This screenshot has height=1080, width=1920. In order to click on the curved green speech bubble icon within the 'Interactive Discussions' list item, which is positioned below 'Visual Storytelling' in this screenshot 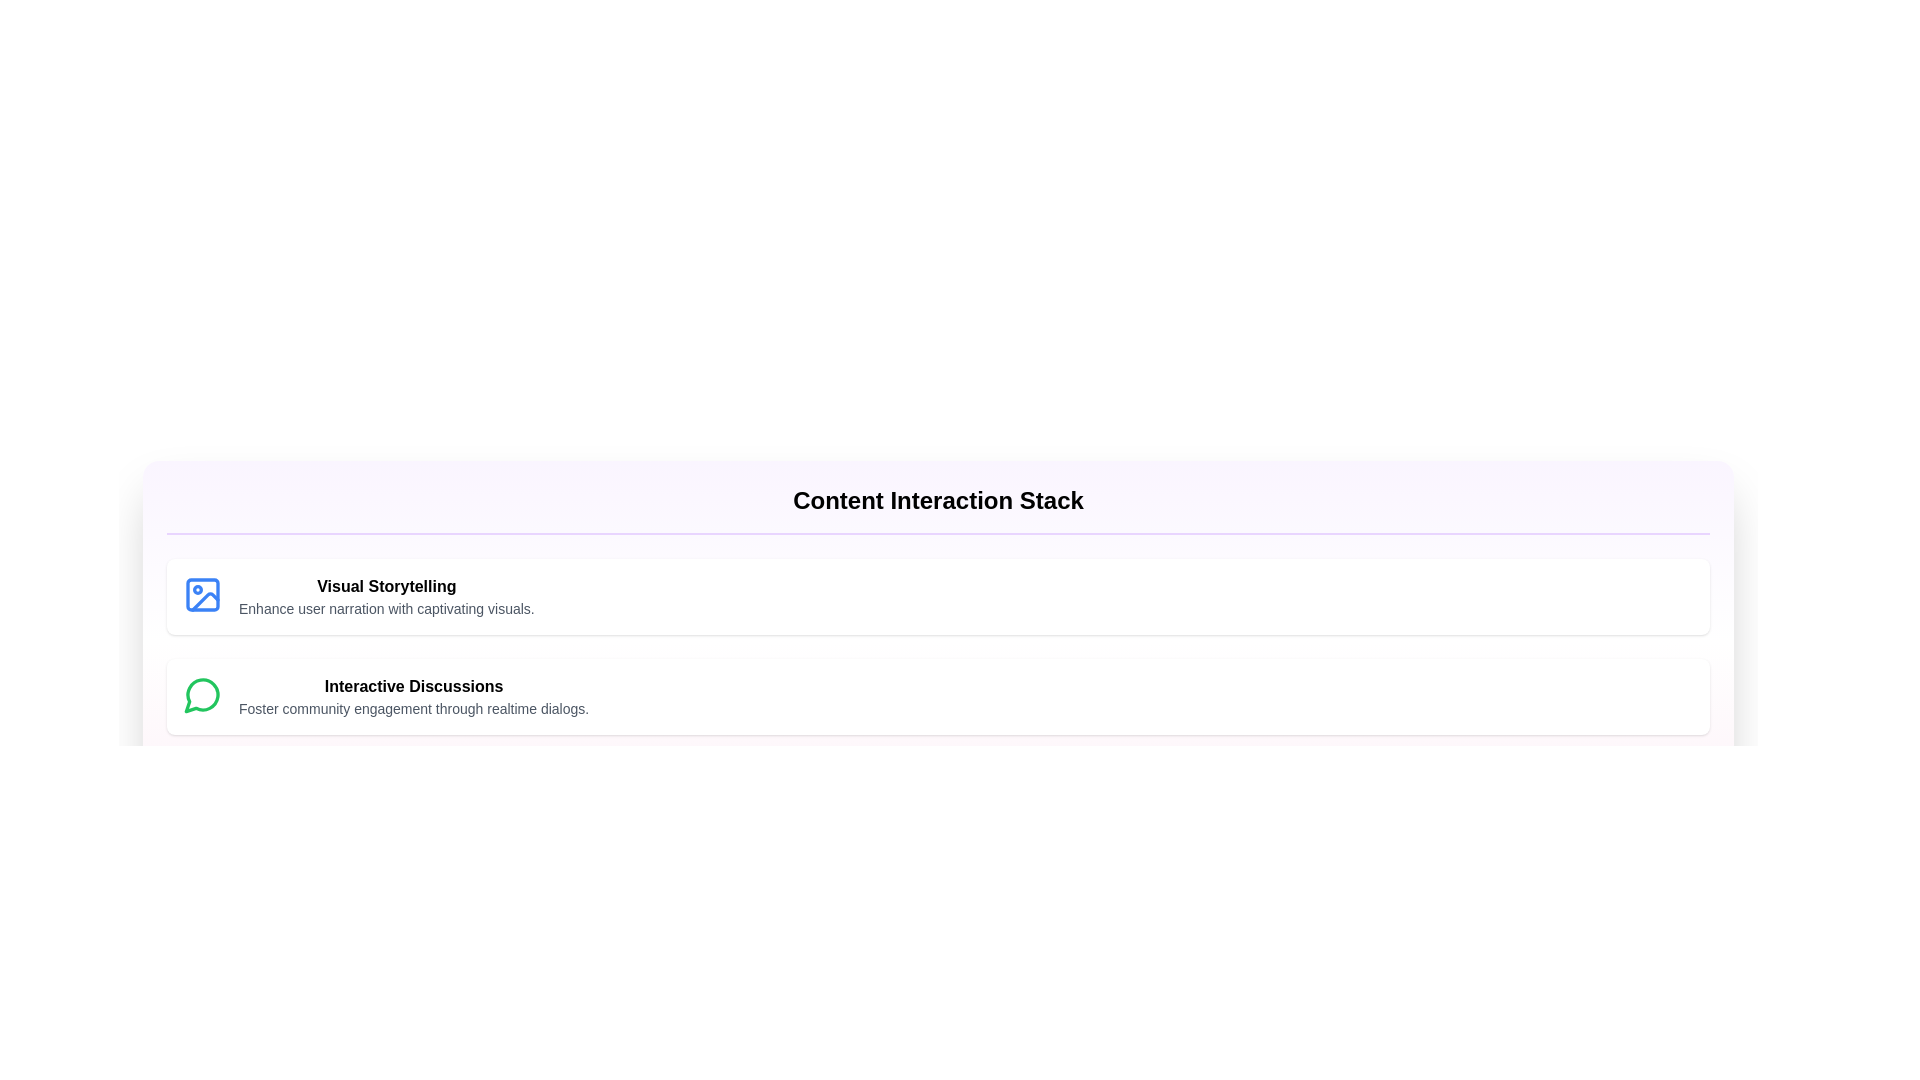, I will do `click(202, 694)`.